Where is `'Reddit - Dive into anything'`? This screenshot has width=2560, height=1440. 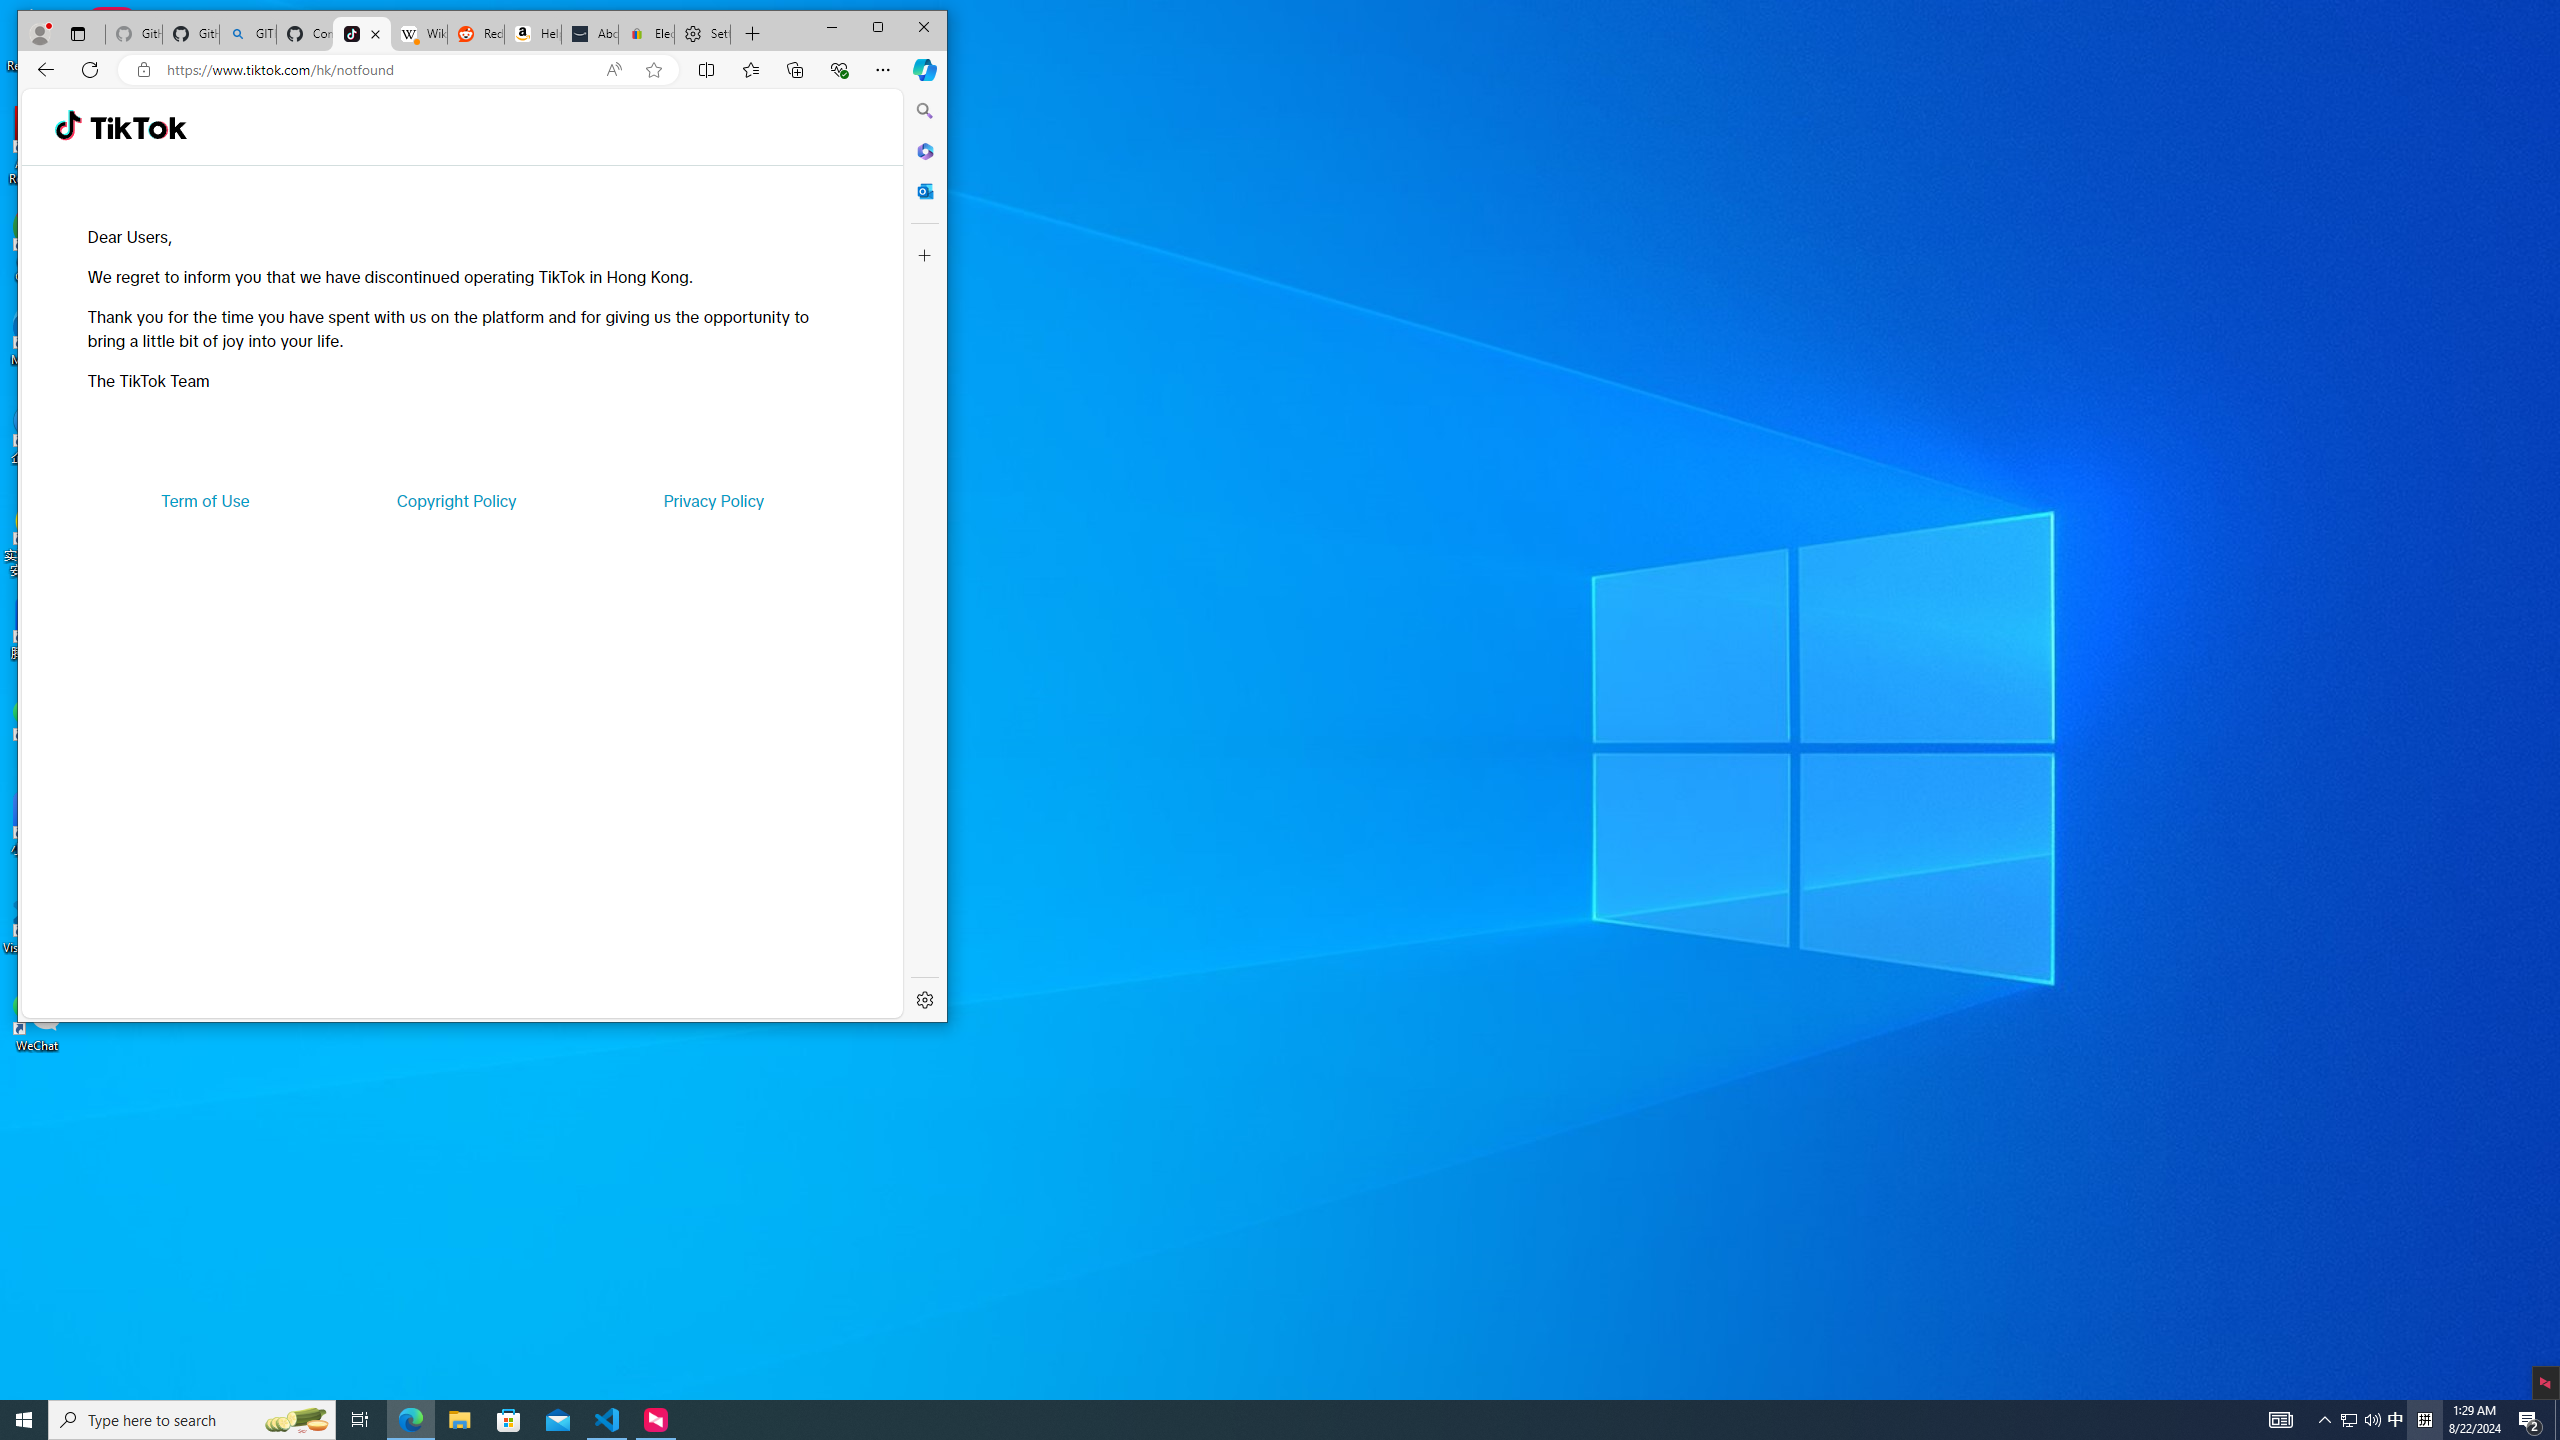 'Reddit - Dive into anything' is located at coordinates (473, 34).